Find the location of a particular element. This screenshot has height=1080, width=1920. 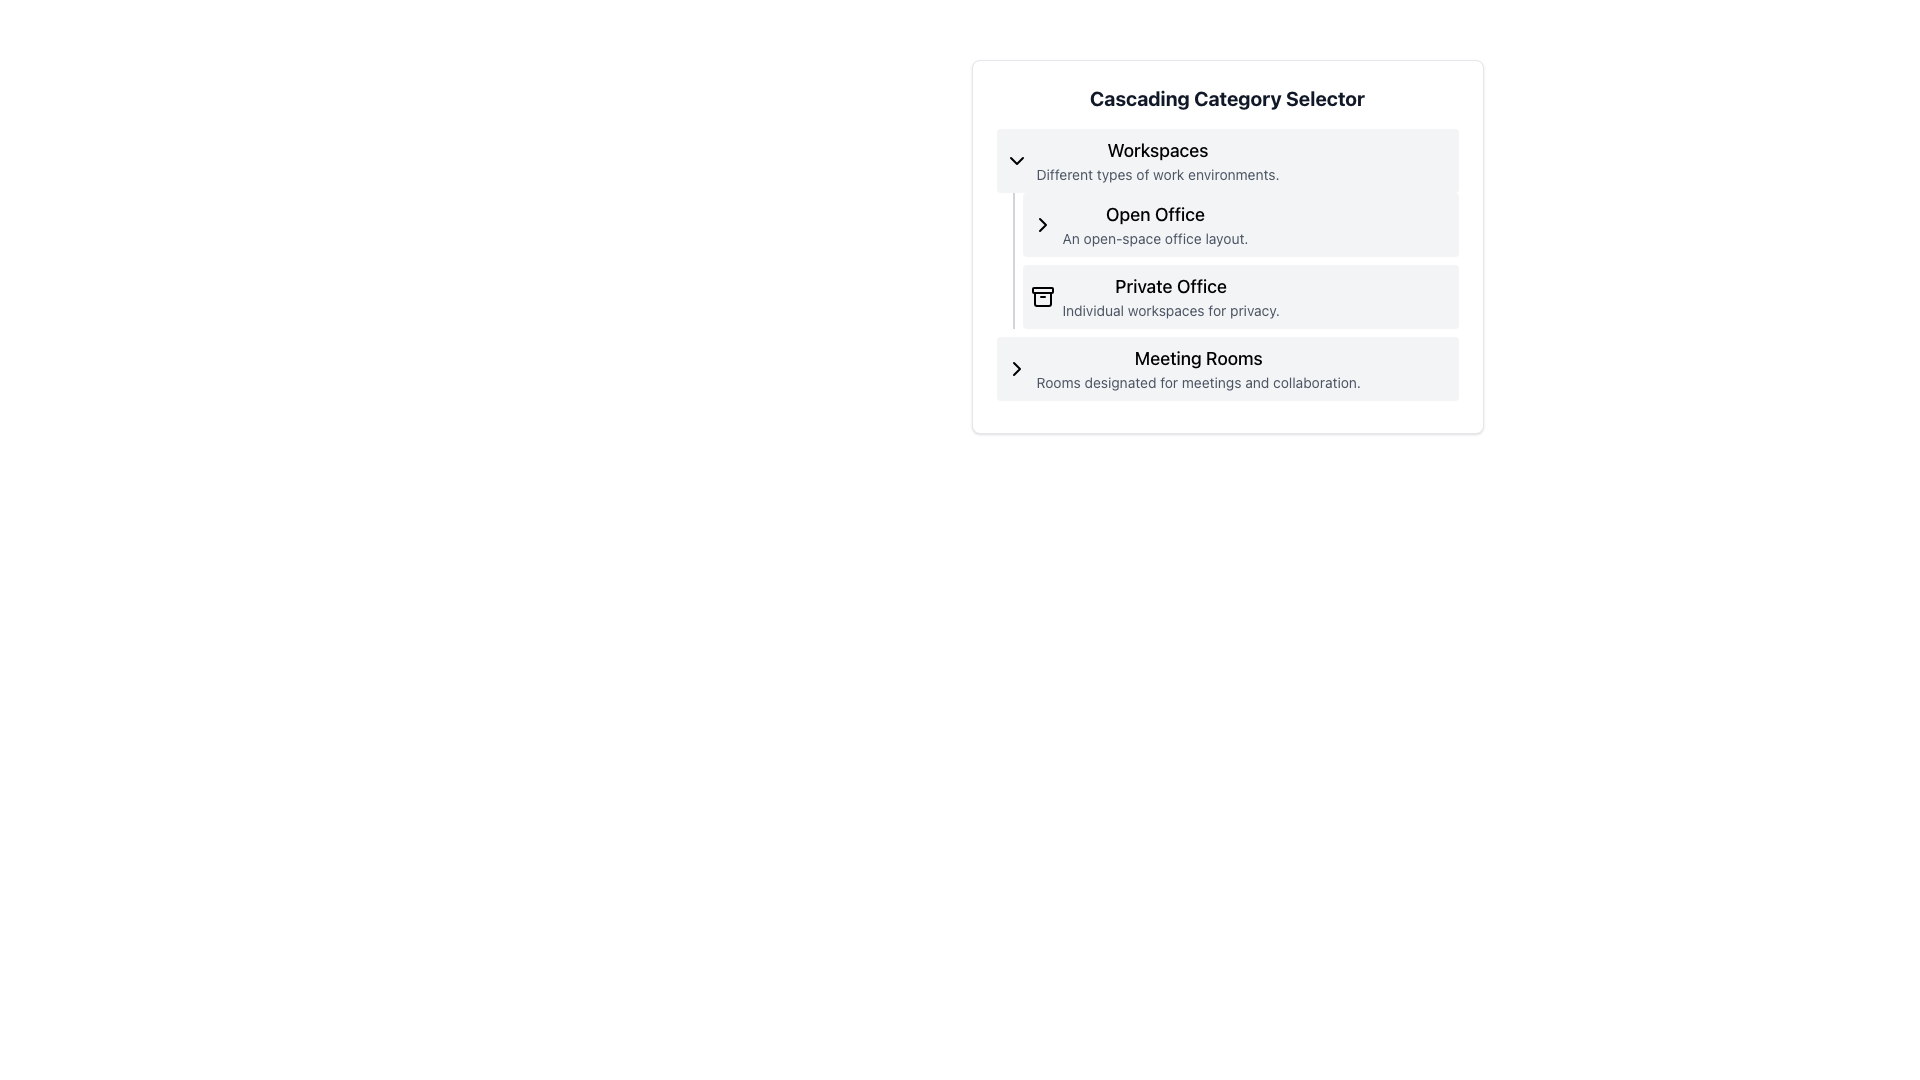

the icon representing the 'Private Office' category, which is the first icon in the section, located to the left of the title 'Private Office' is located at coordinates (1041, 297).